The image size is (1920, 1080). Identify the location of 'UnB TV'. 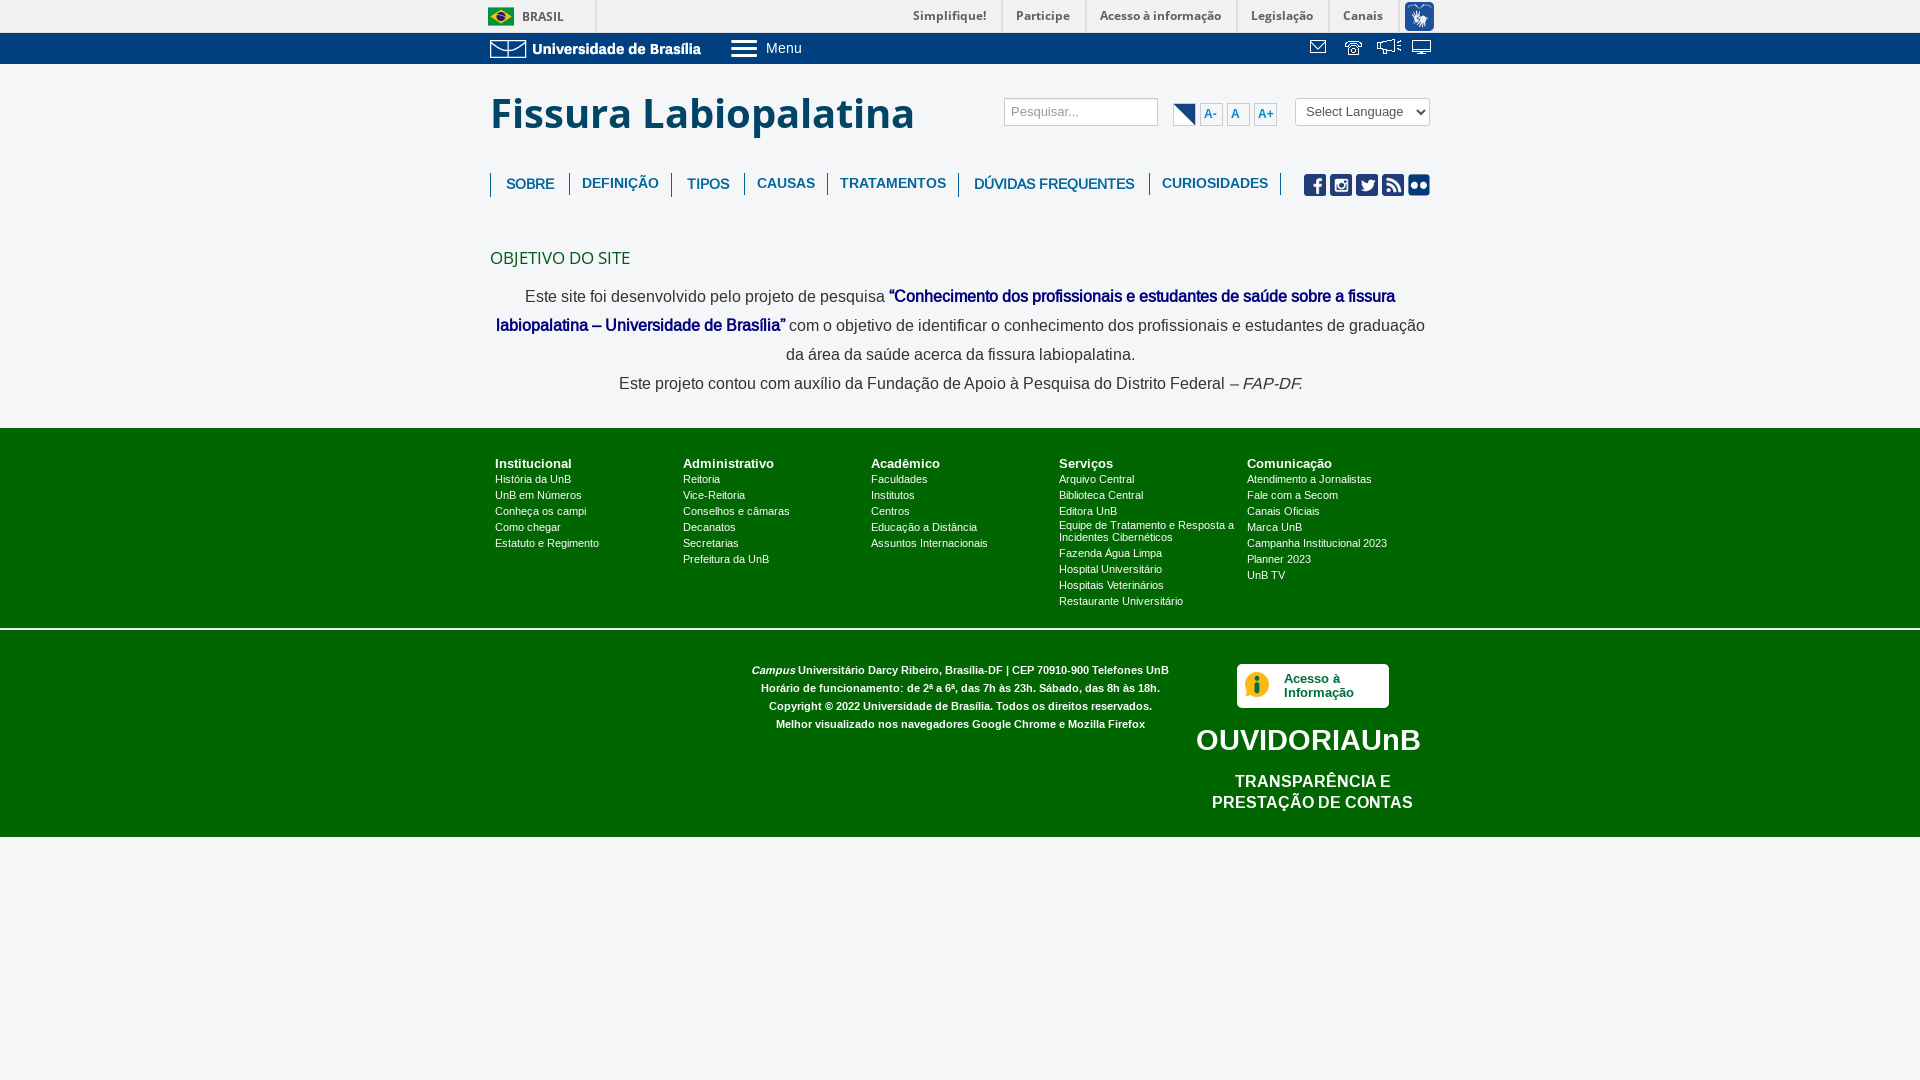
(1265, 575).